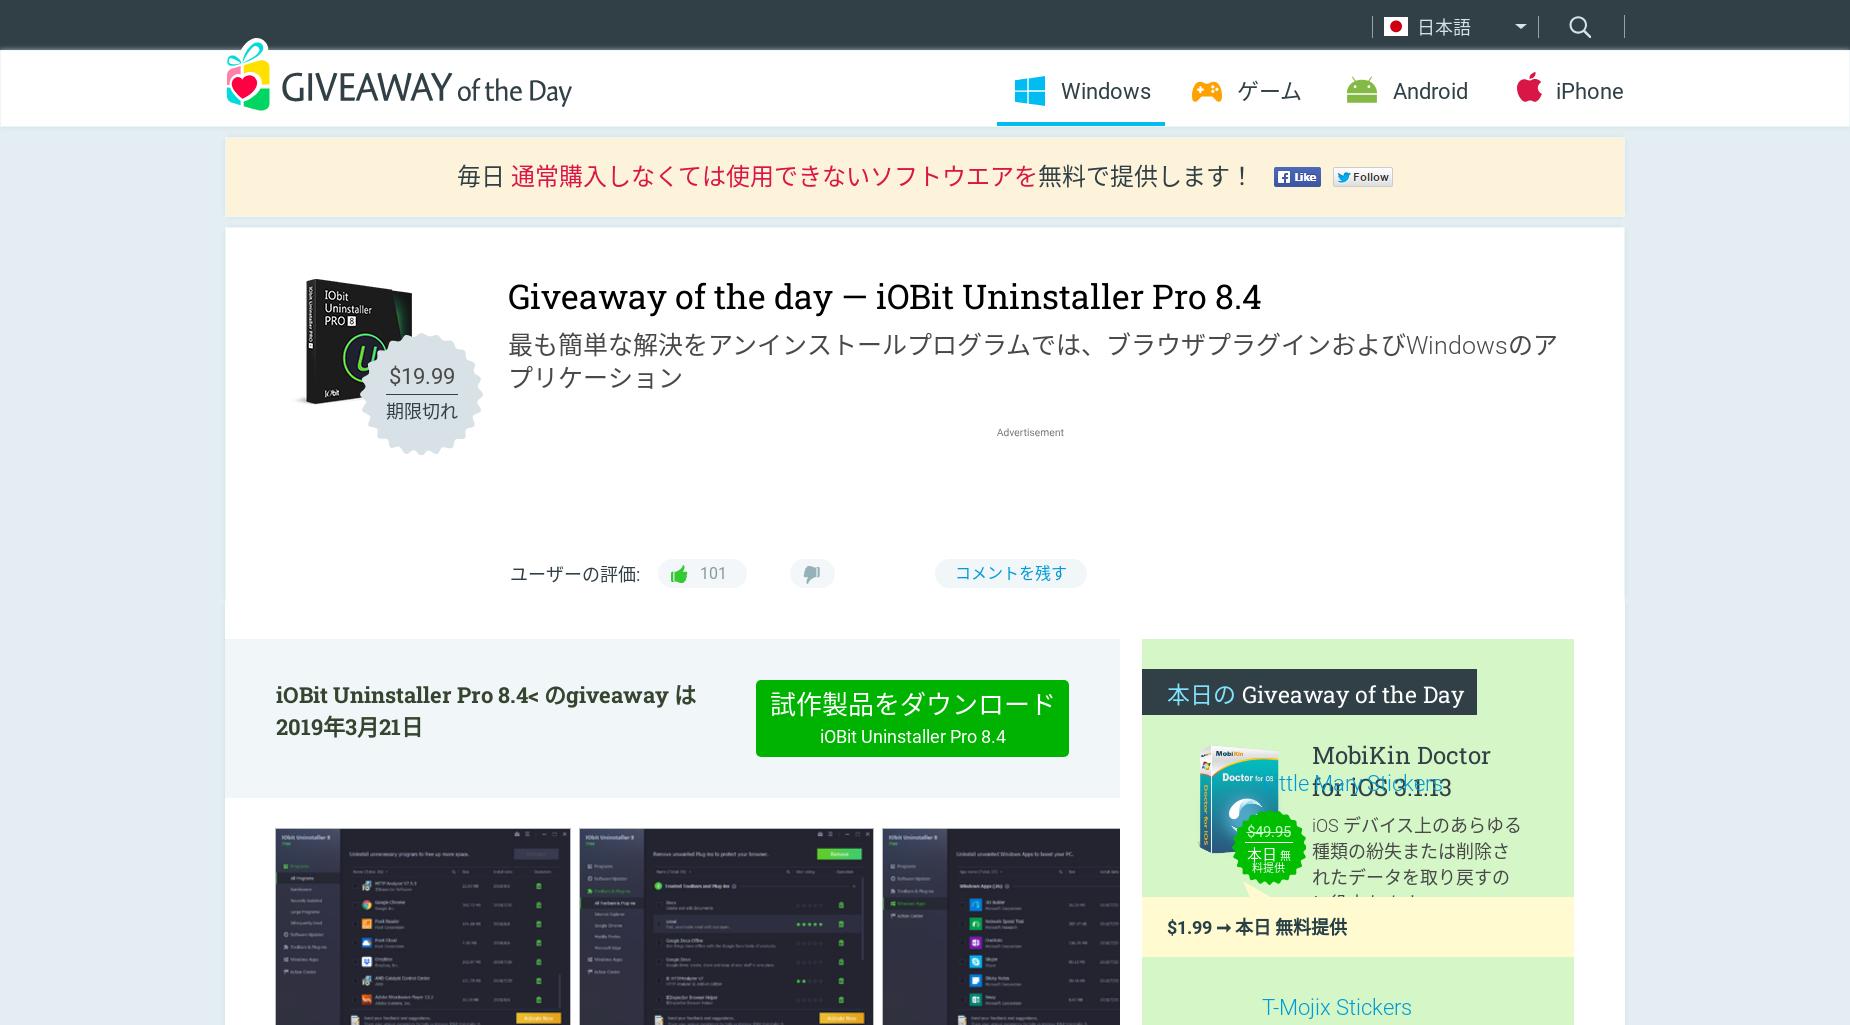  I want to click on '最も簡単な解決をアンインストールプログラムでは、ブラウザプラグインおよびWindowsのアプリケーション', so click(1032, 360).